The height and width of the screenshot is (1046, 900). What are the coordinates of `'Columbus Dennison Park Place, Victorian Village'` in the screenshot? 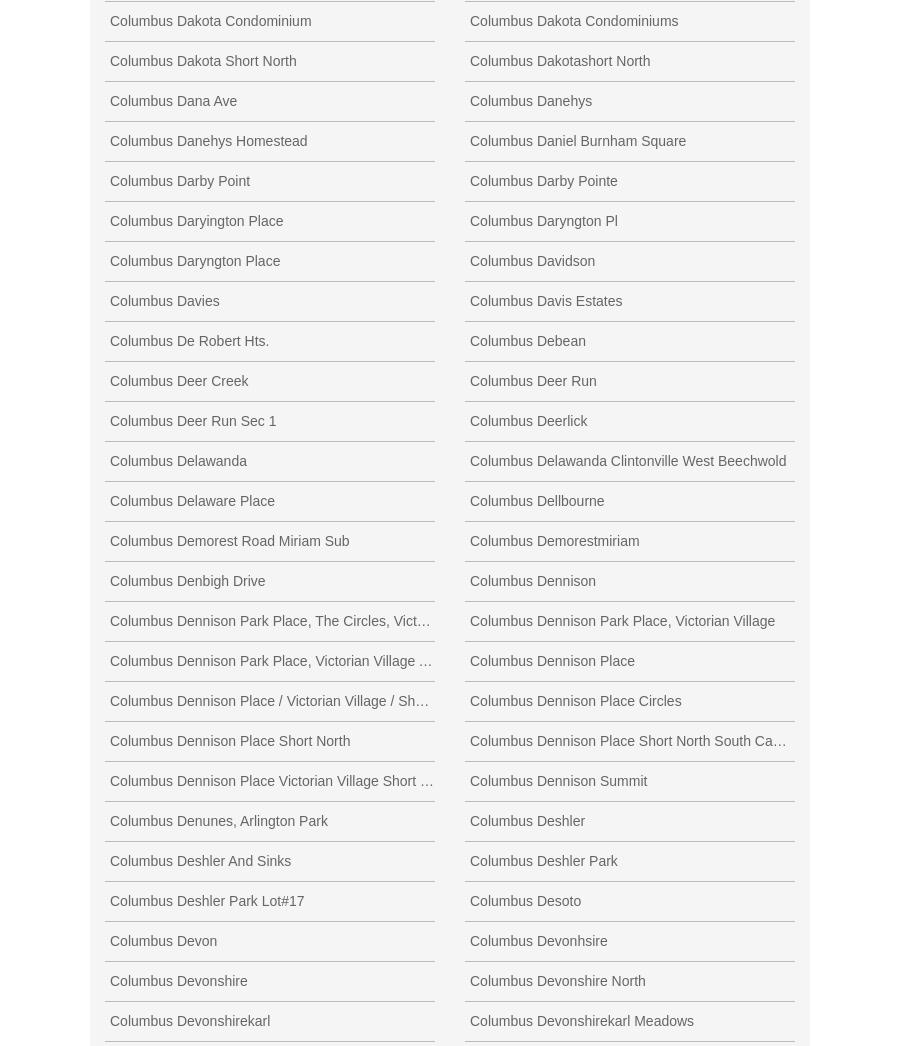 It's located at (622, 619).